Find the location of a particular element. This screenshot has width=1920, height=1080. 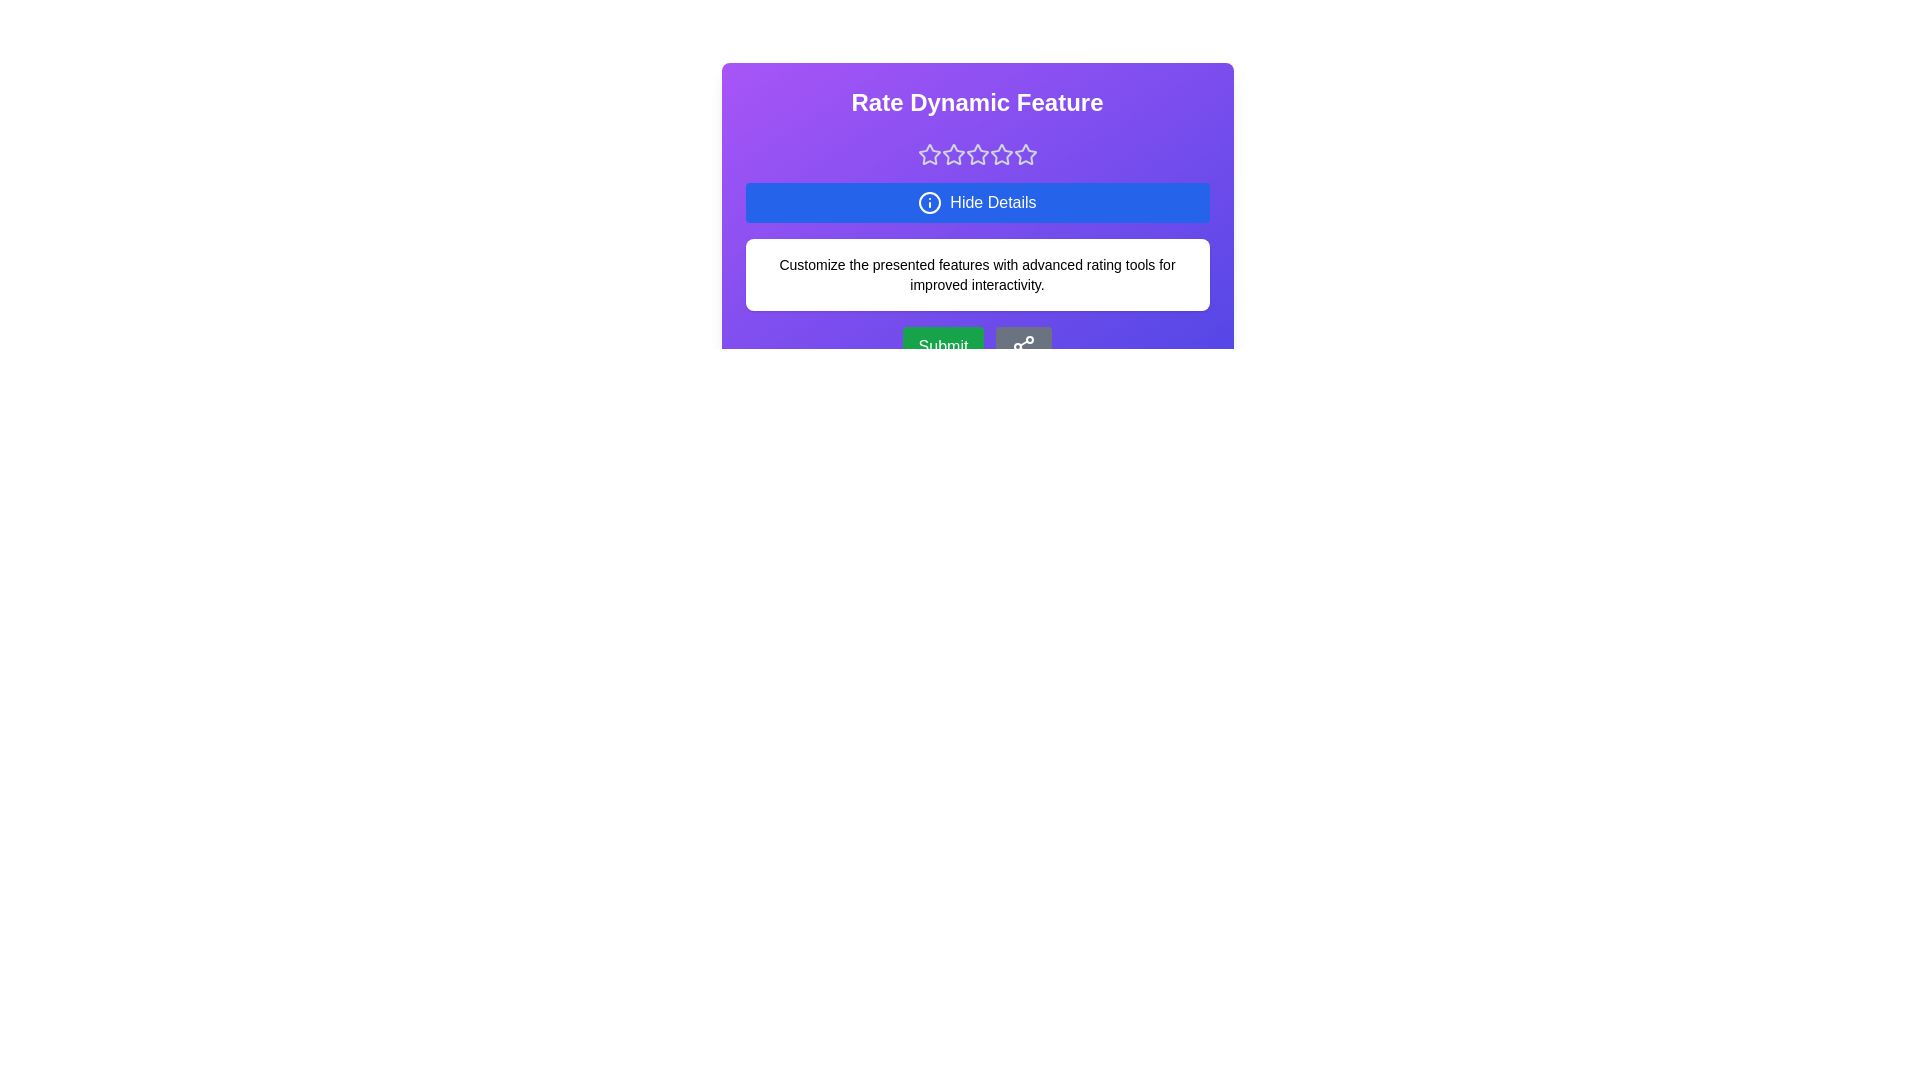

the 'Hide Details' button to toggle the visibility of the details section is located at coordinates (977, 203).